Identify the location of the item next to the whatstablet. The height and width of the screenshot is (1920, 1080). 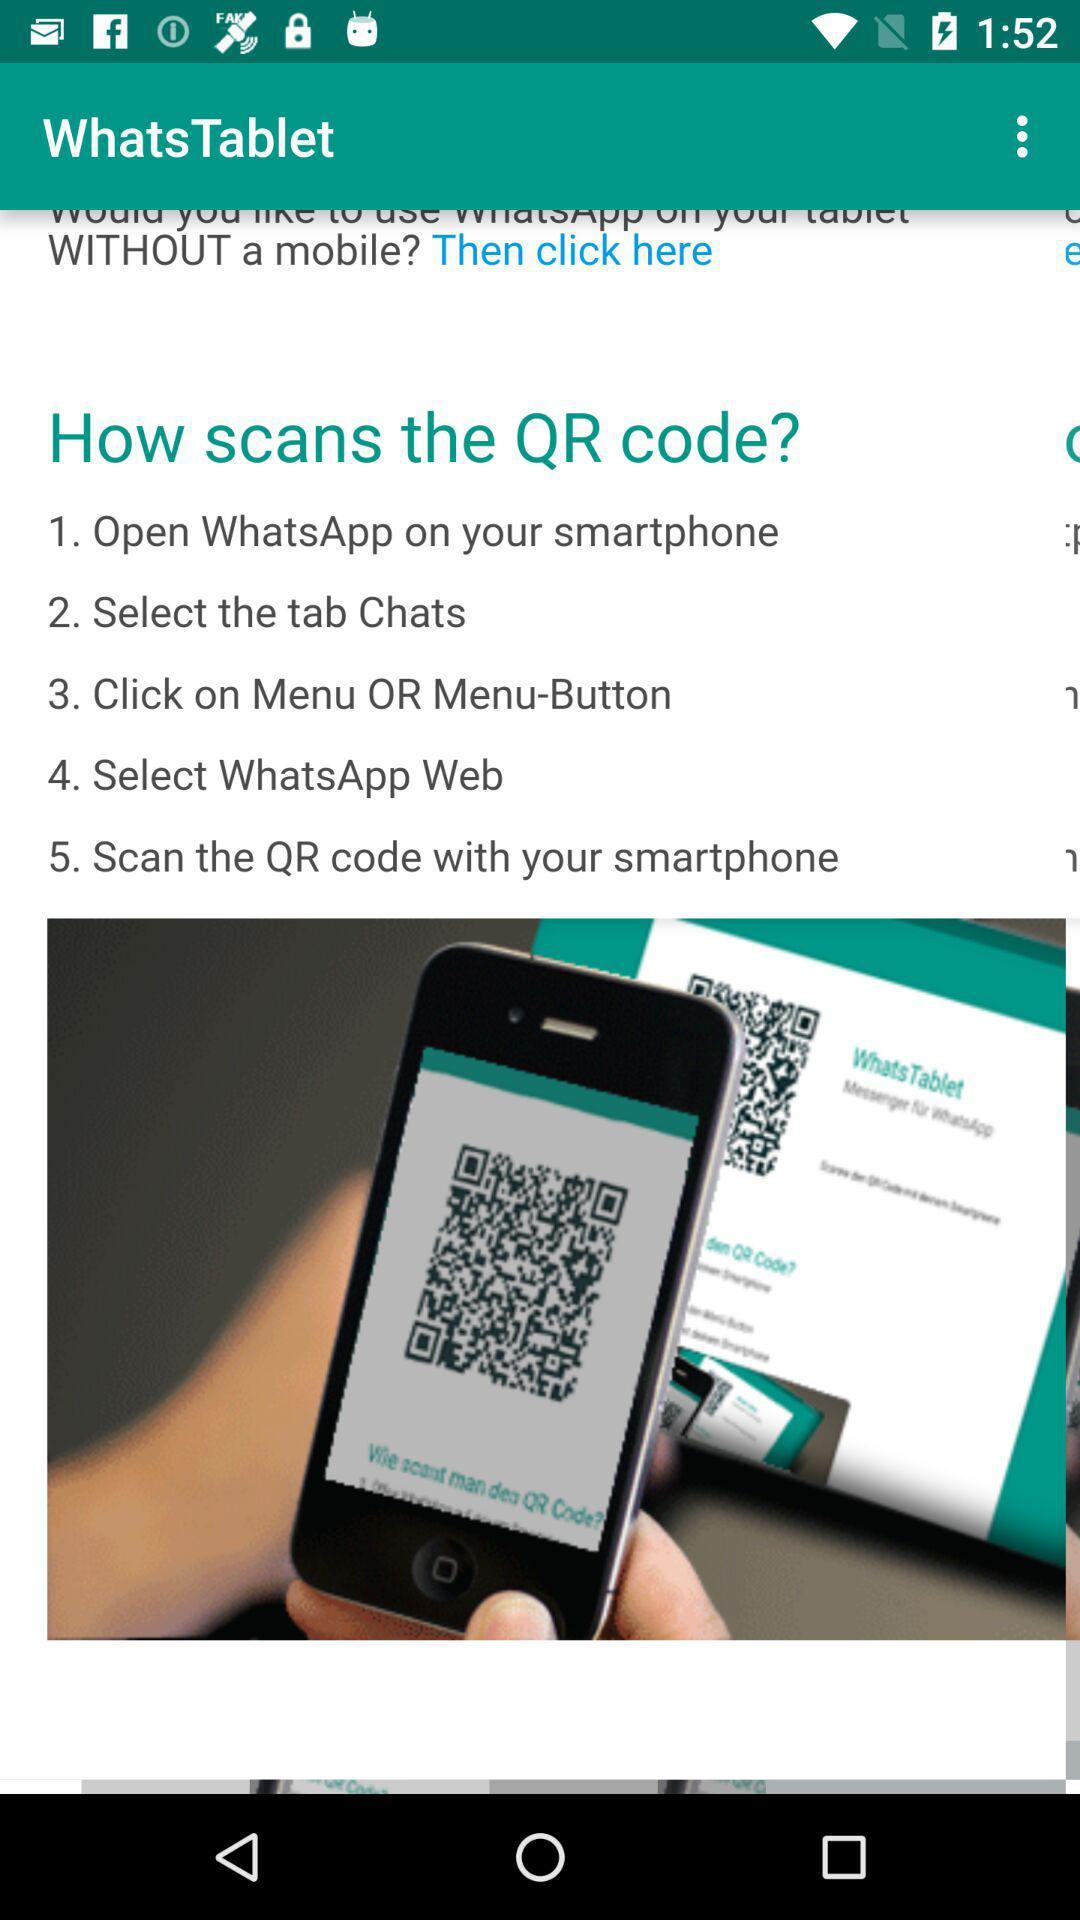
(1027, 135).